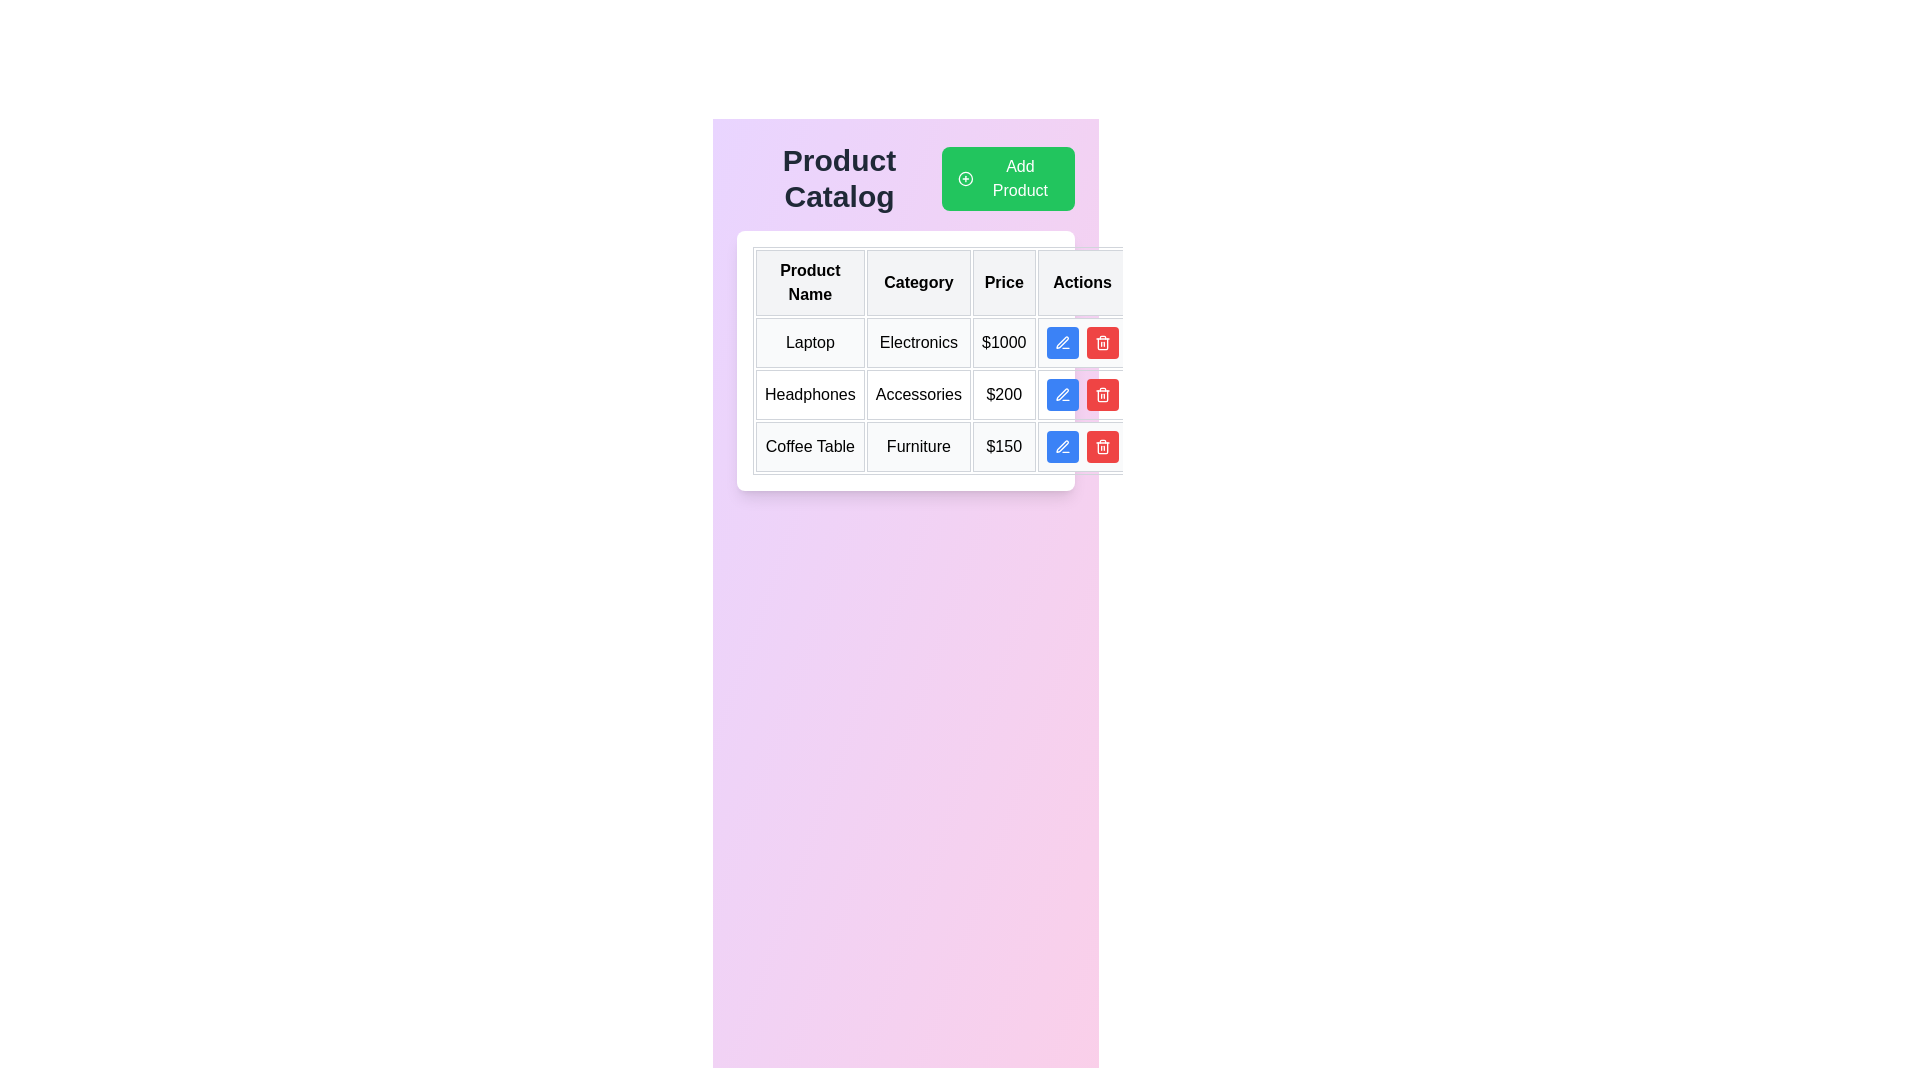 The image size is (1920, 1080). I want to click on the edit button for the 'Headphones' entry in the 'Actions' column of the table's second row, so click(1061, 394).